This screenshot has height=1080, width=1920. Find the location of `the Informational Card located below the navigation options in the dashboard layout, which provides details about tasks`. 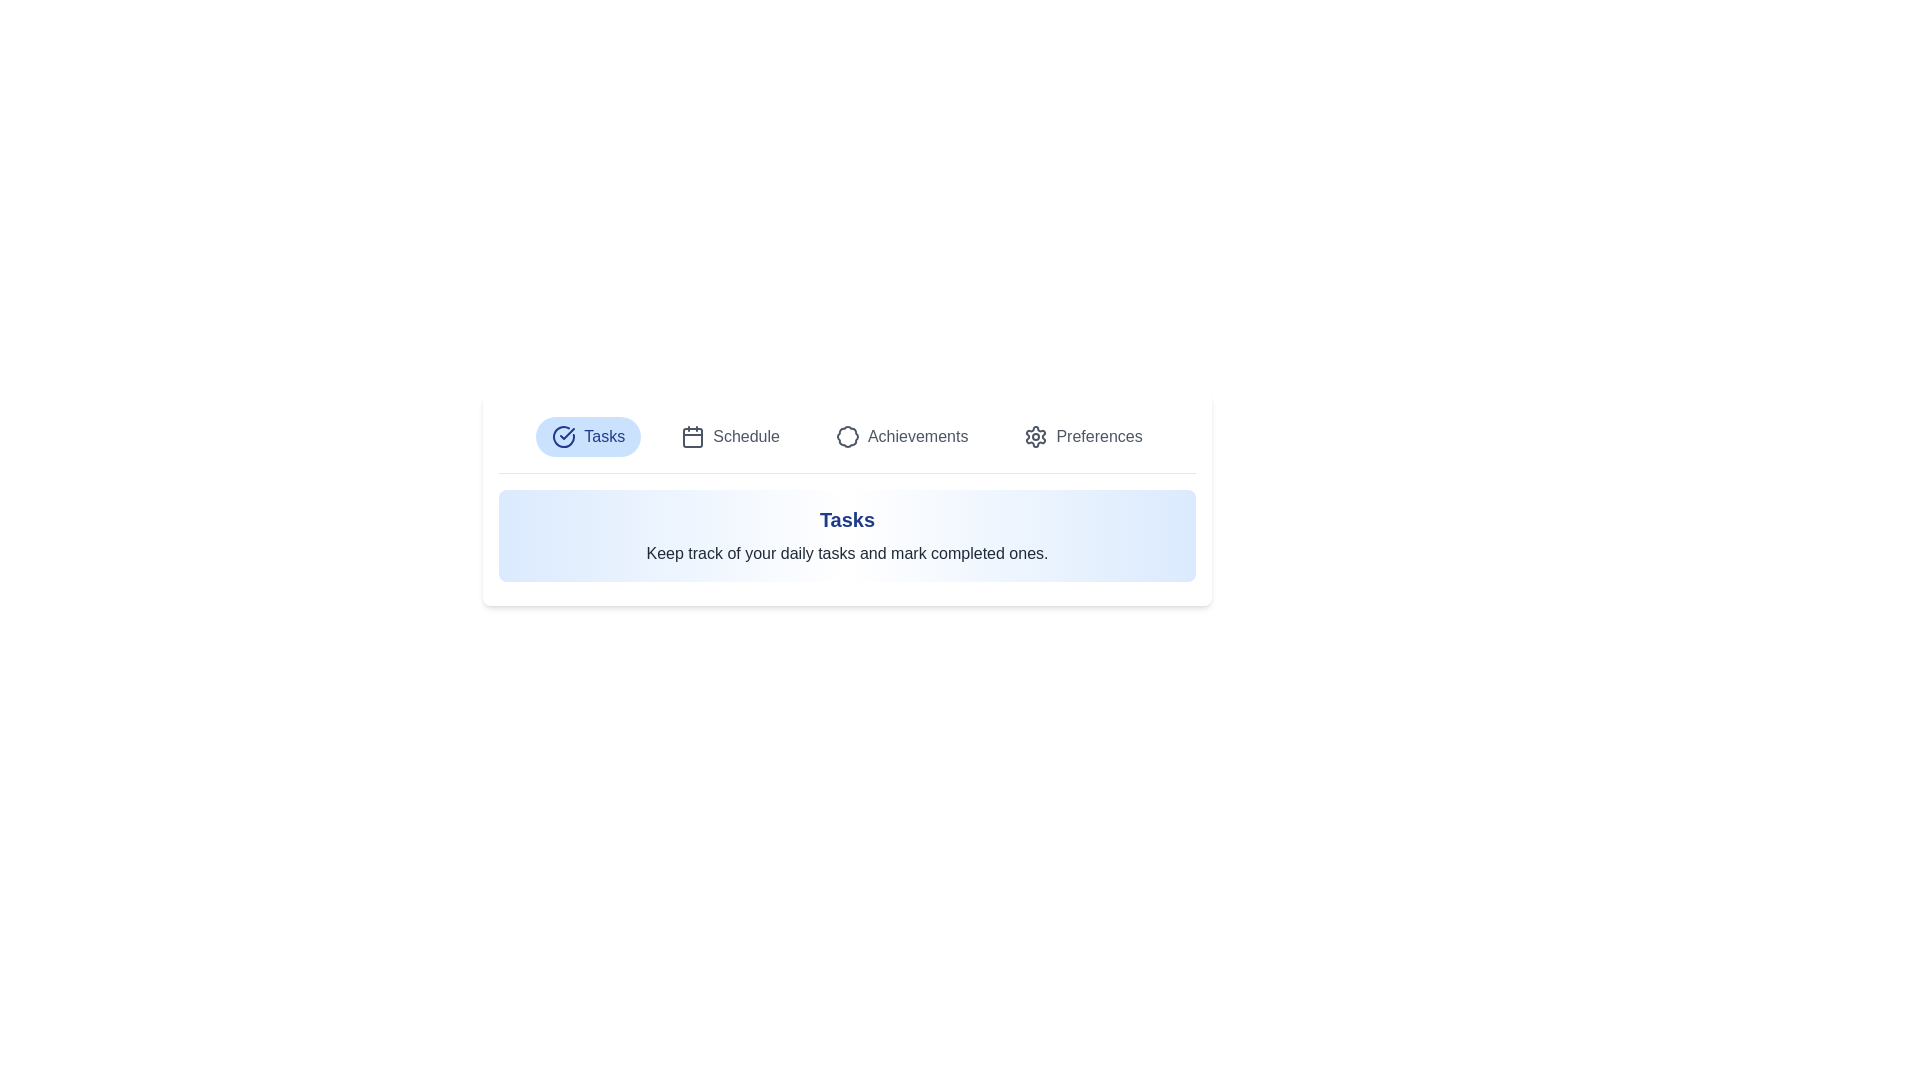

the Informational Card located below the navigation options in the dashboard layout, which provides details about tasks is located at coordinates (847, 535).